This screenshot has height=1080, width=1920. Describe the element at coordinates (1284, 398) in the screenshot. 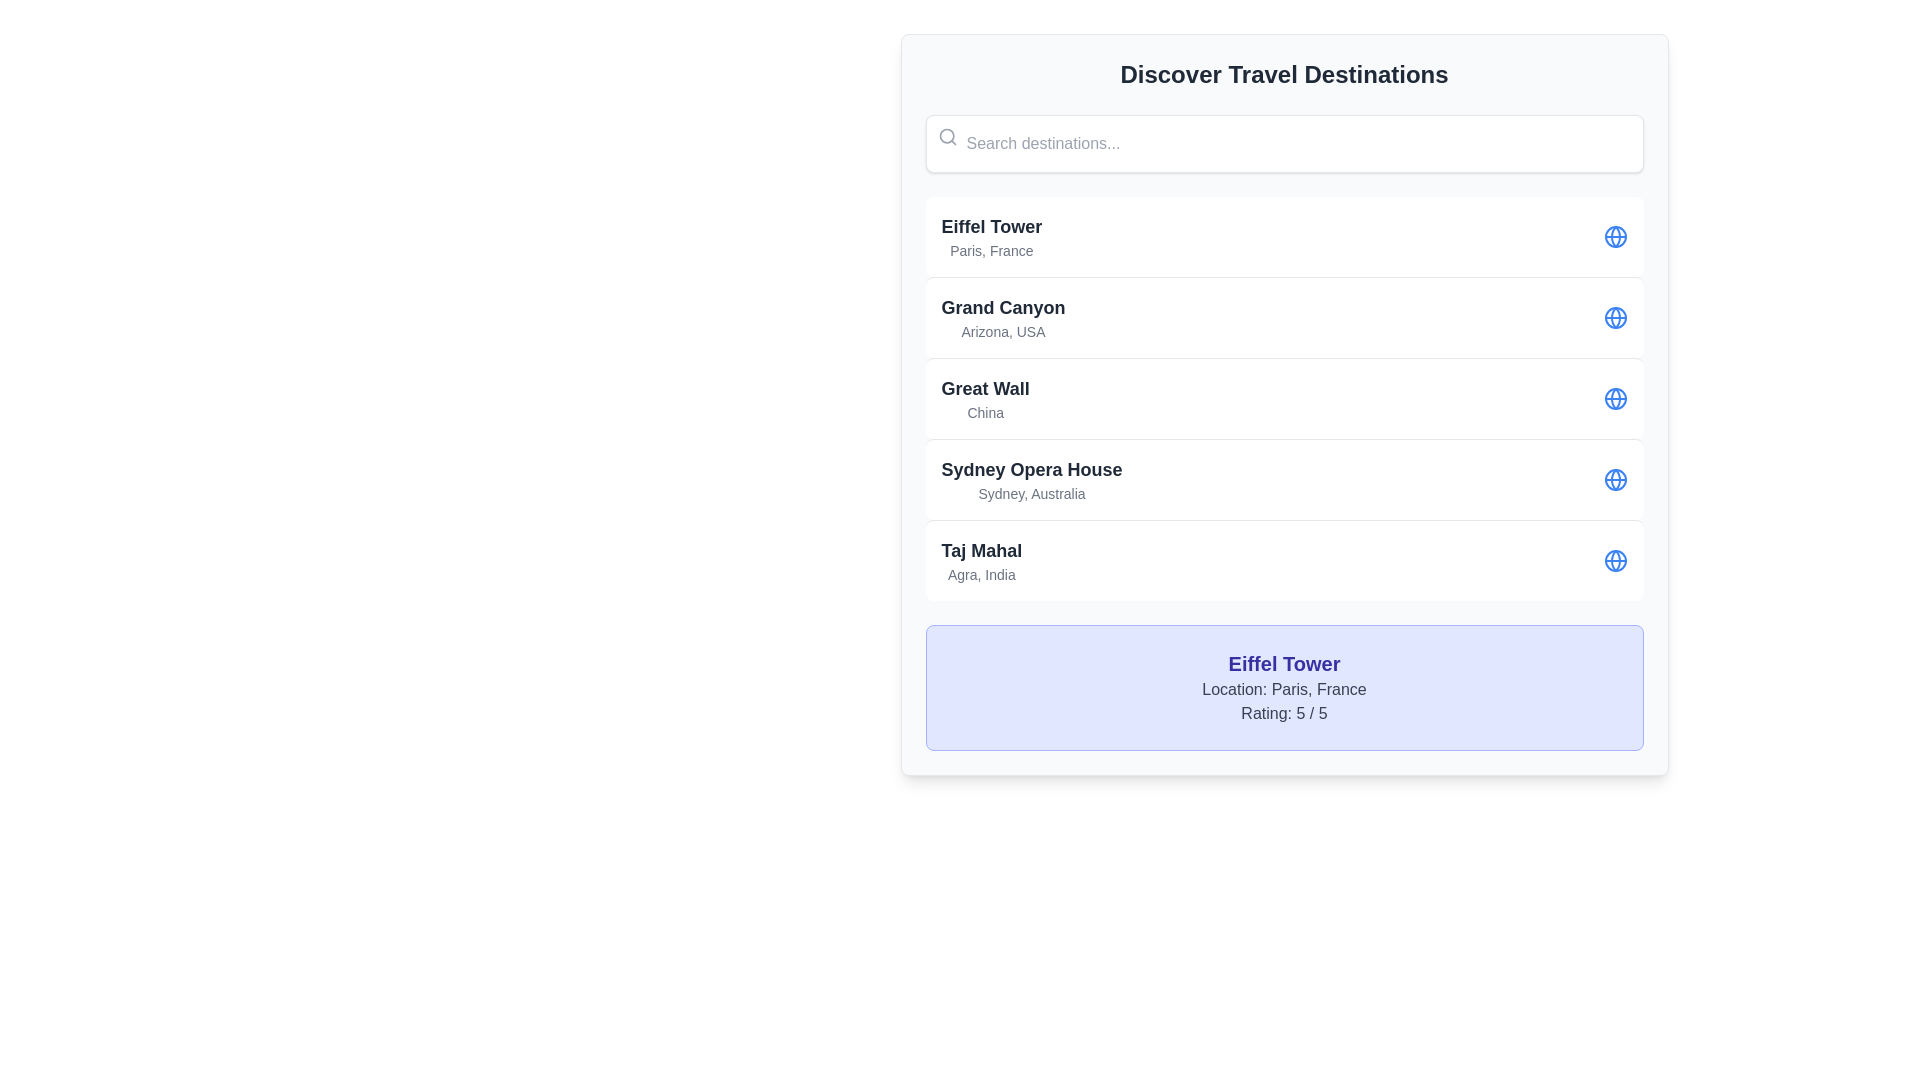

I see `the third list item under 'Discover Travel Destinations' that provides information about the 'Great Wall located in China'` at that location.